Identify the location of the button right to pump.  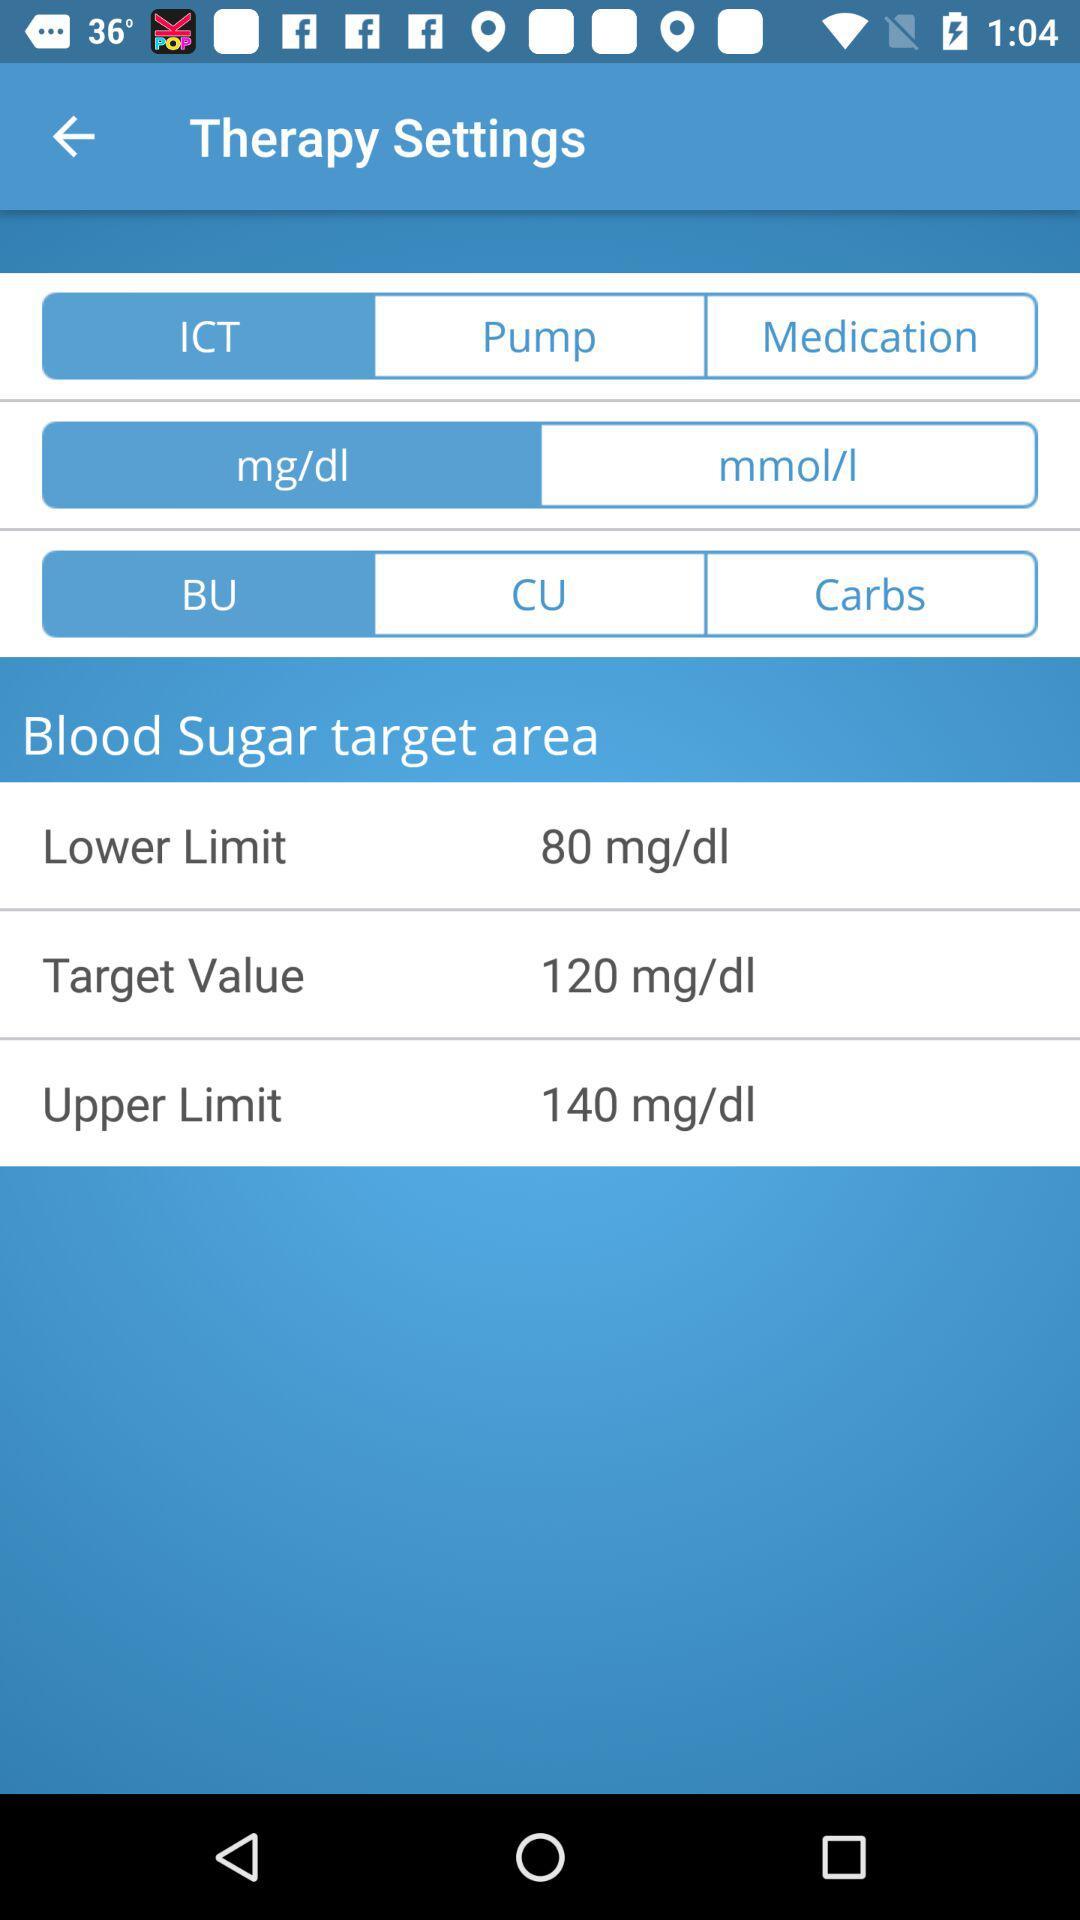
(870, 336).